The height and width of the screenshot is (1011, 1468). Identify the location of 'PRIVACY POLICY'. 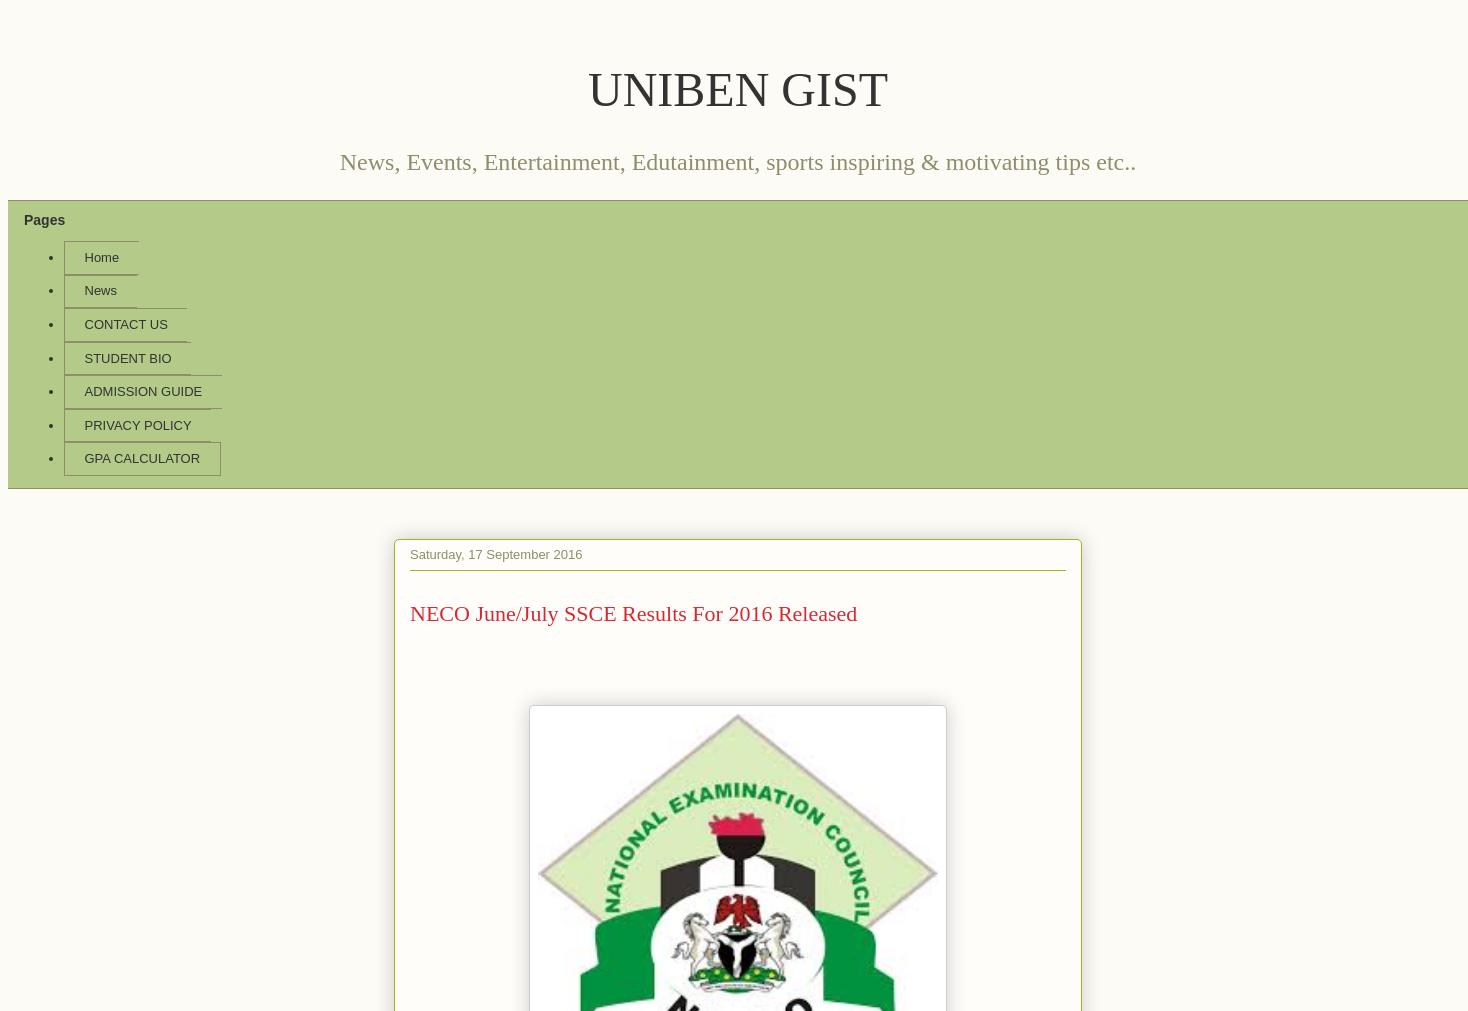
(136, 423).